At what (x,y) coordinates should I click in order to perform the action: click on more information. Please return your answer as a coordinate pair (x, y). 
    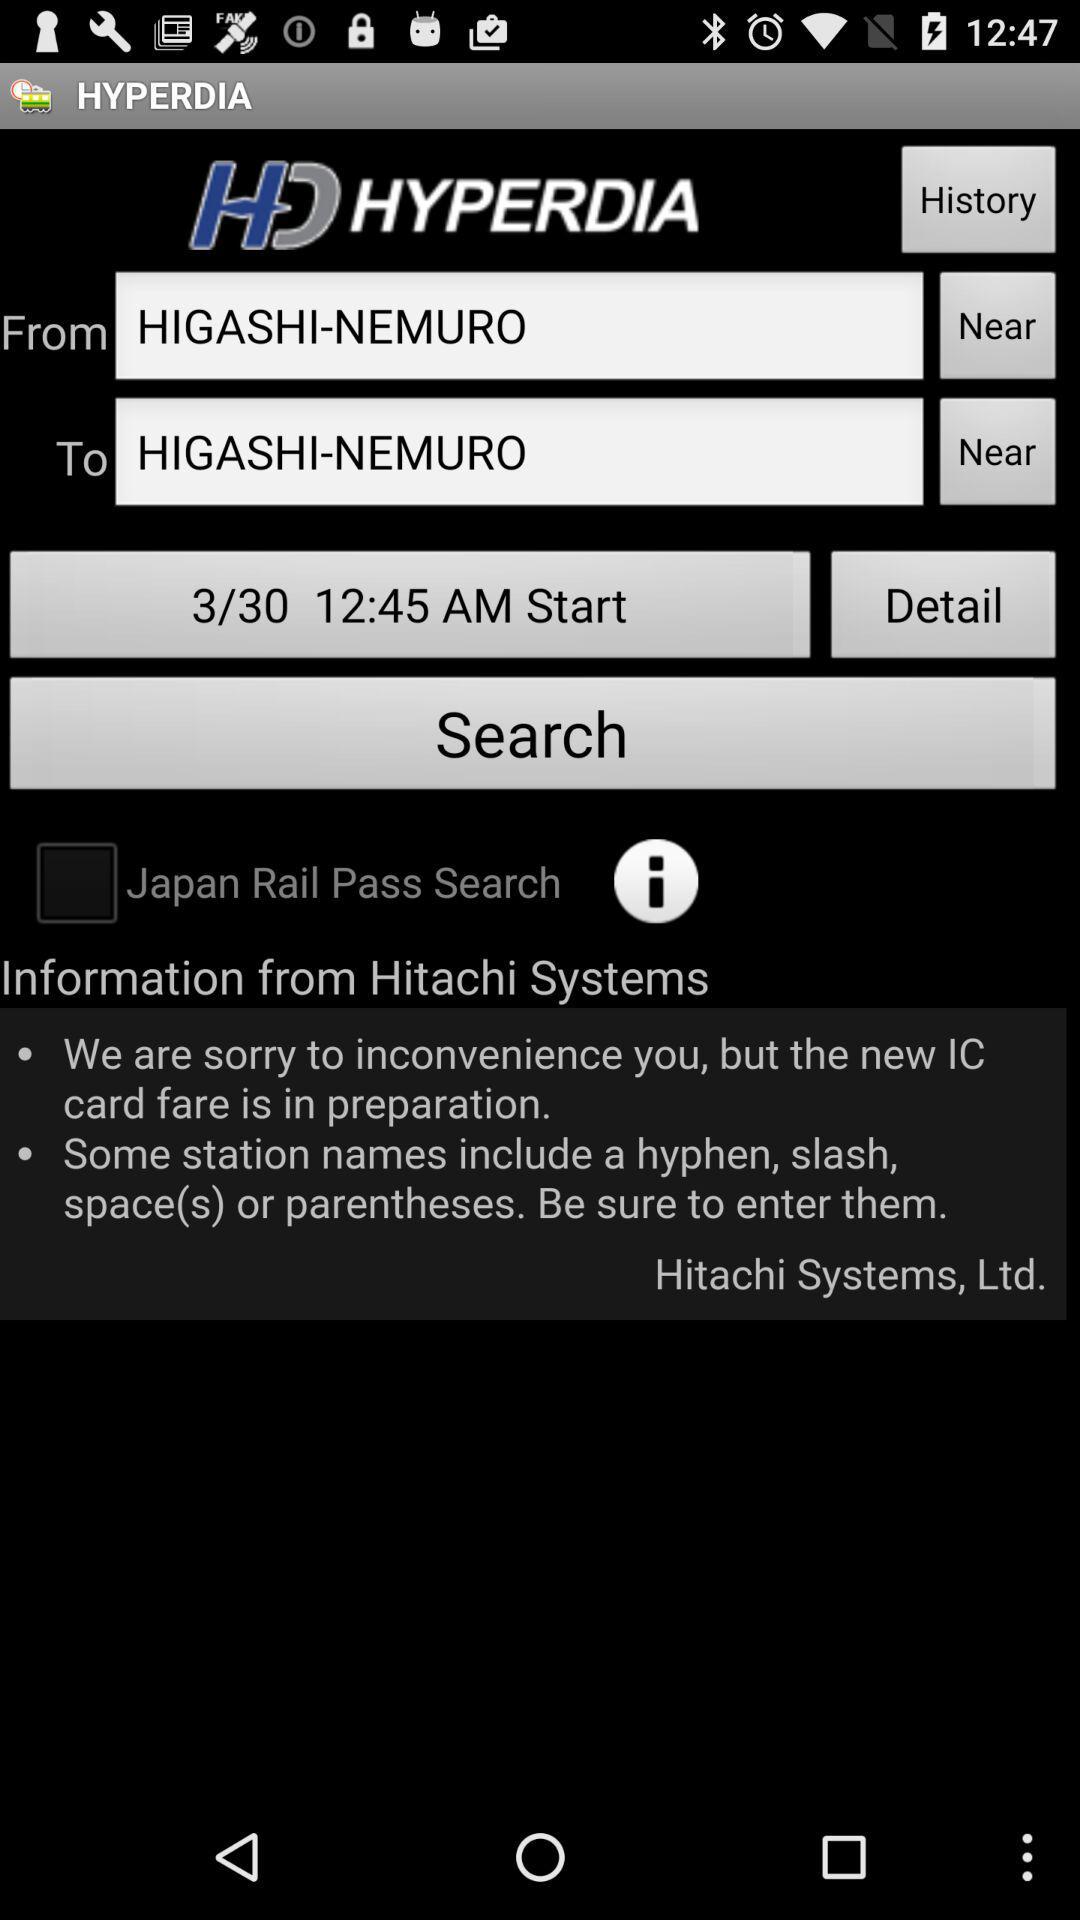
    Looking at the image, I should click on (656, 880).